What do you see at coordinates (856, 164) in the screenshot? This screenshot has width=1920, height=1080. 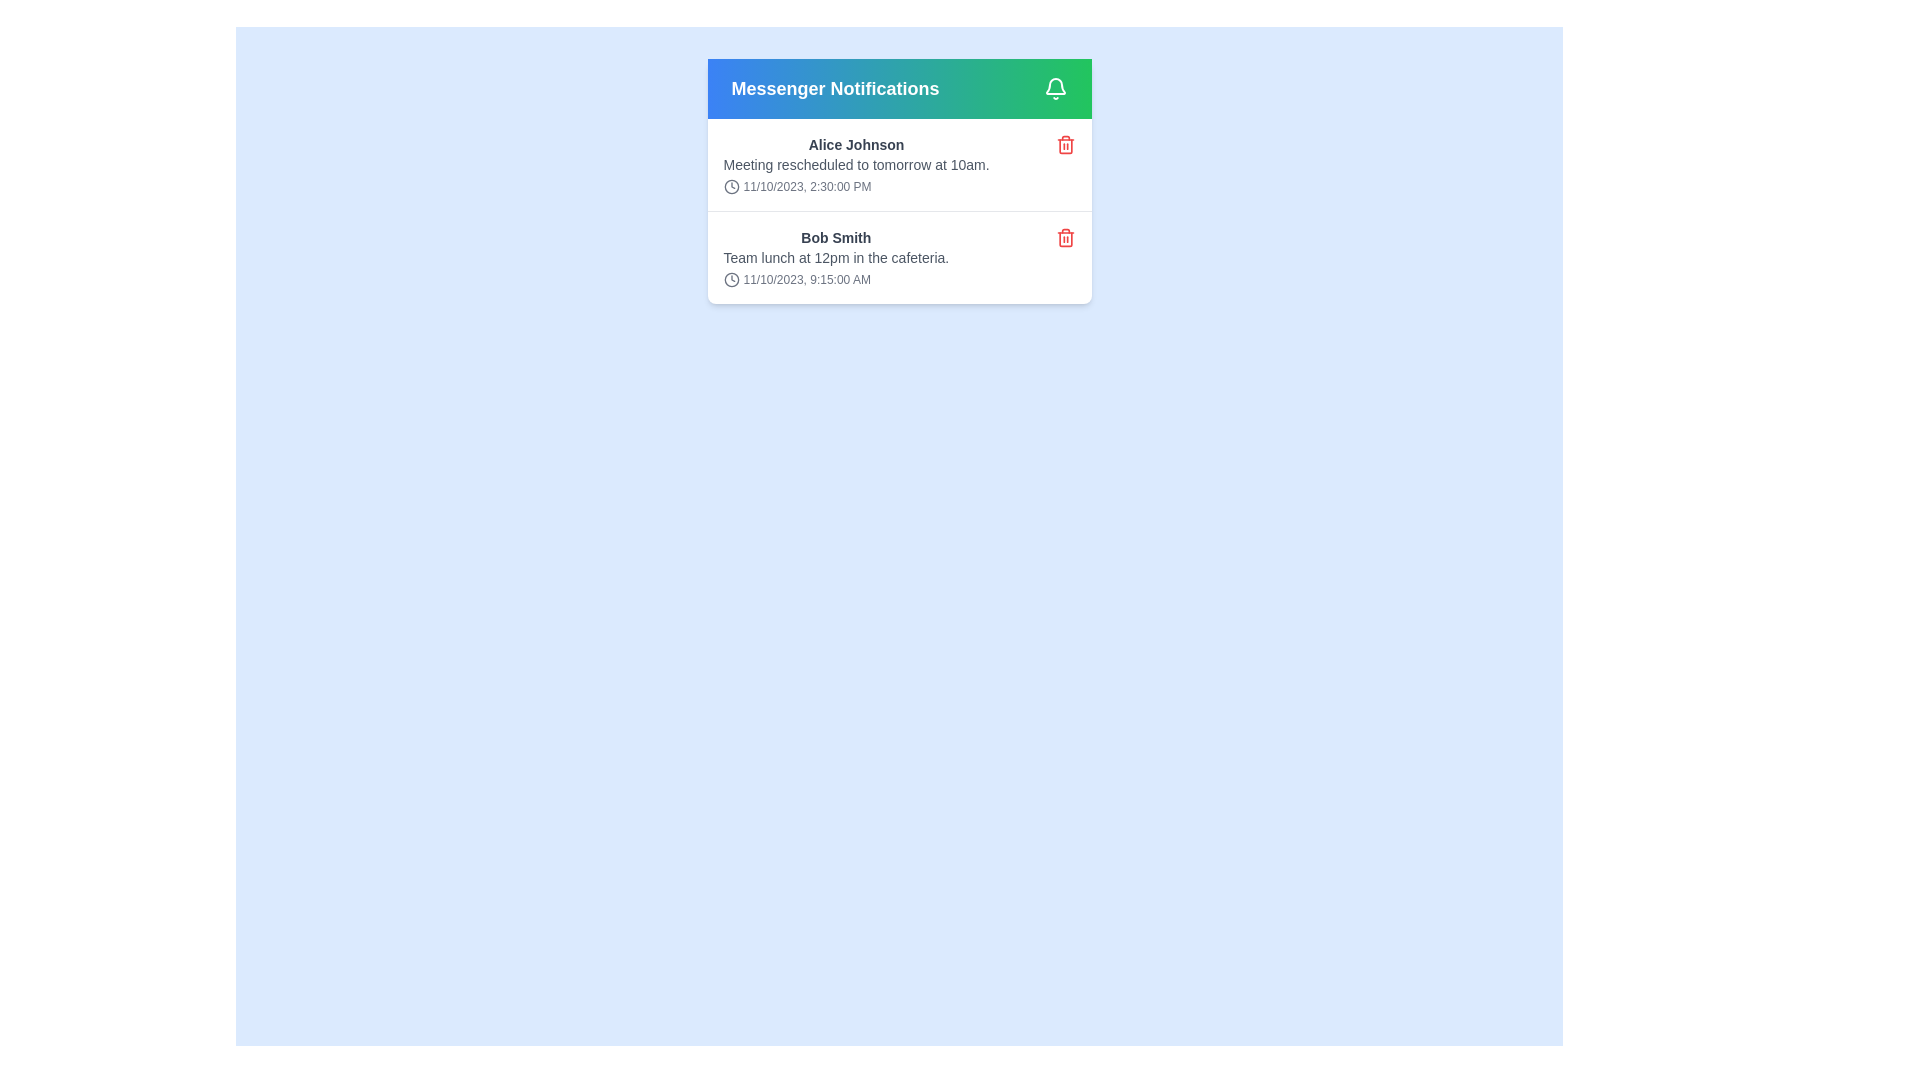 I see `text displayed in the notification card that says 'Meeting rescheduled to tomorrow at 10am.'` at bounding box center [856, 164].